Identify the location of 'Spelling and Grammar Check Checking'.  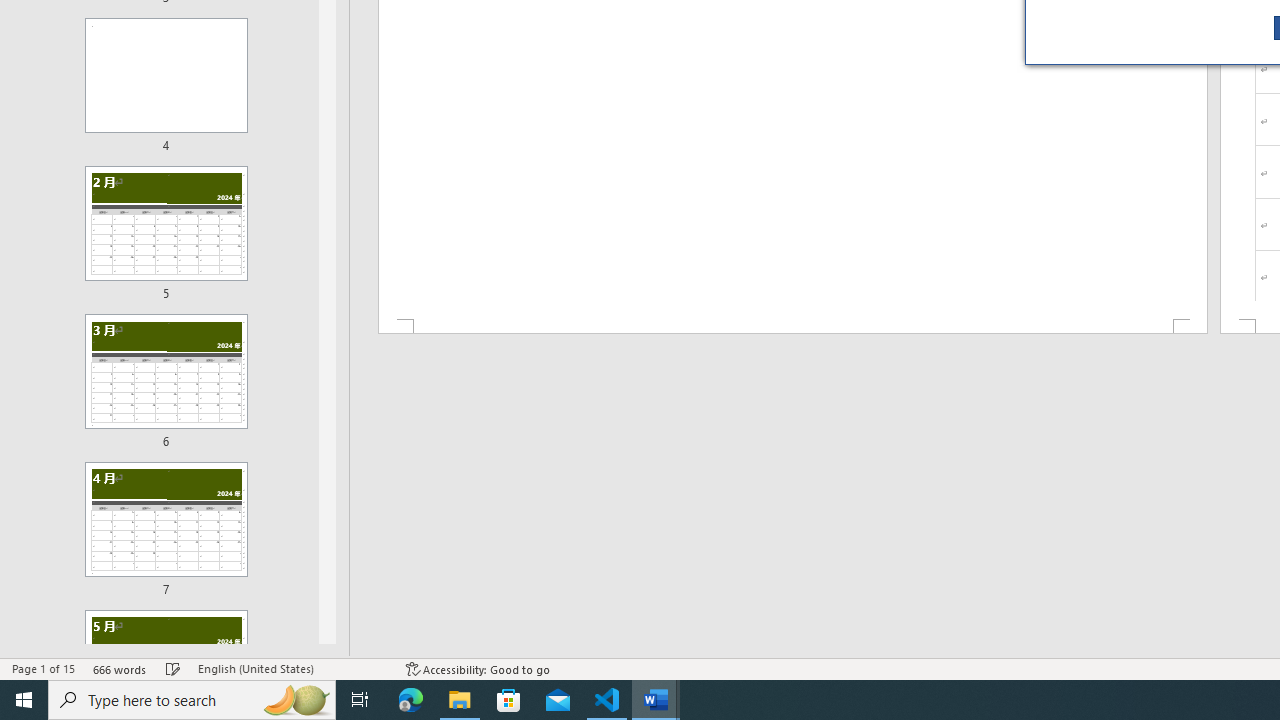
(173, 669).